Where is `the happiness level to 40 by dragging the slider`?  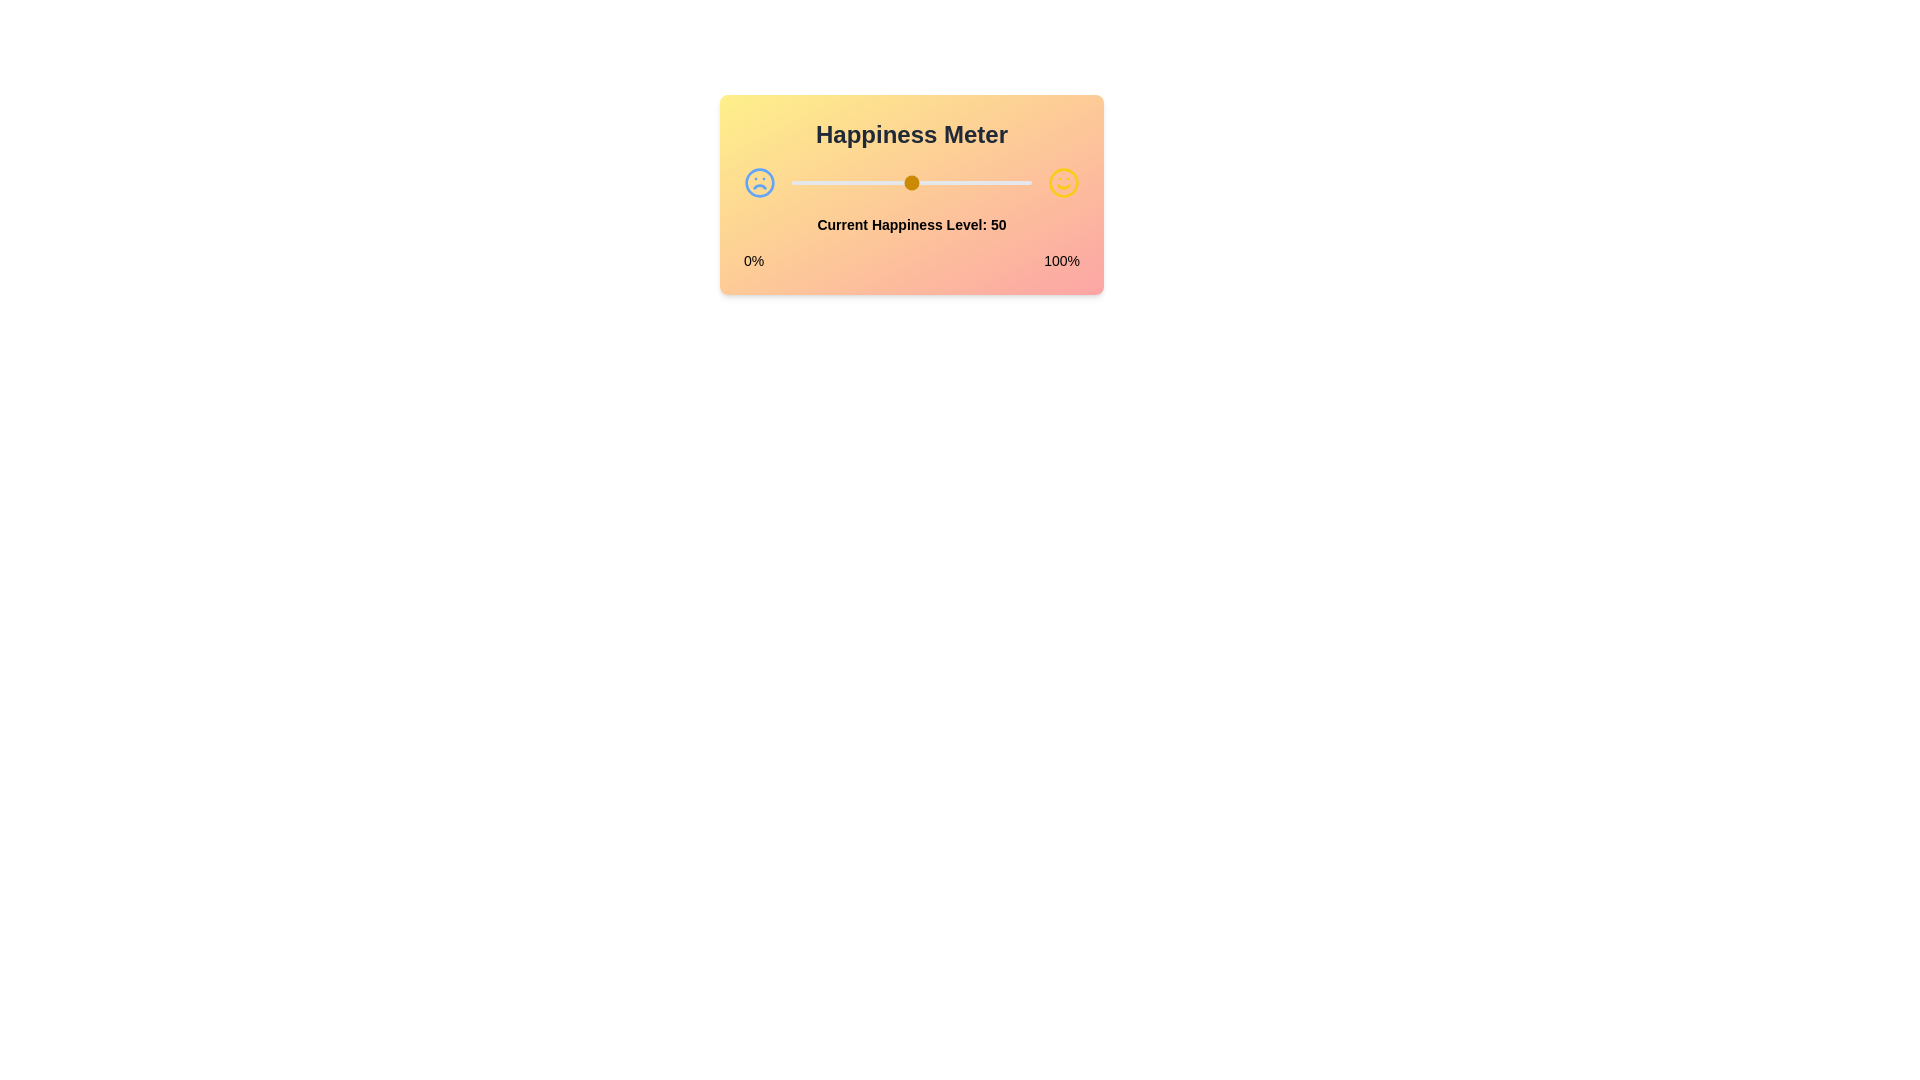 the happiness level to 40 by dragging the slider is located at coordinates (887, 182).